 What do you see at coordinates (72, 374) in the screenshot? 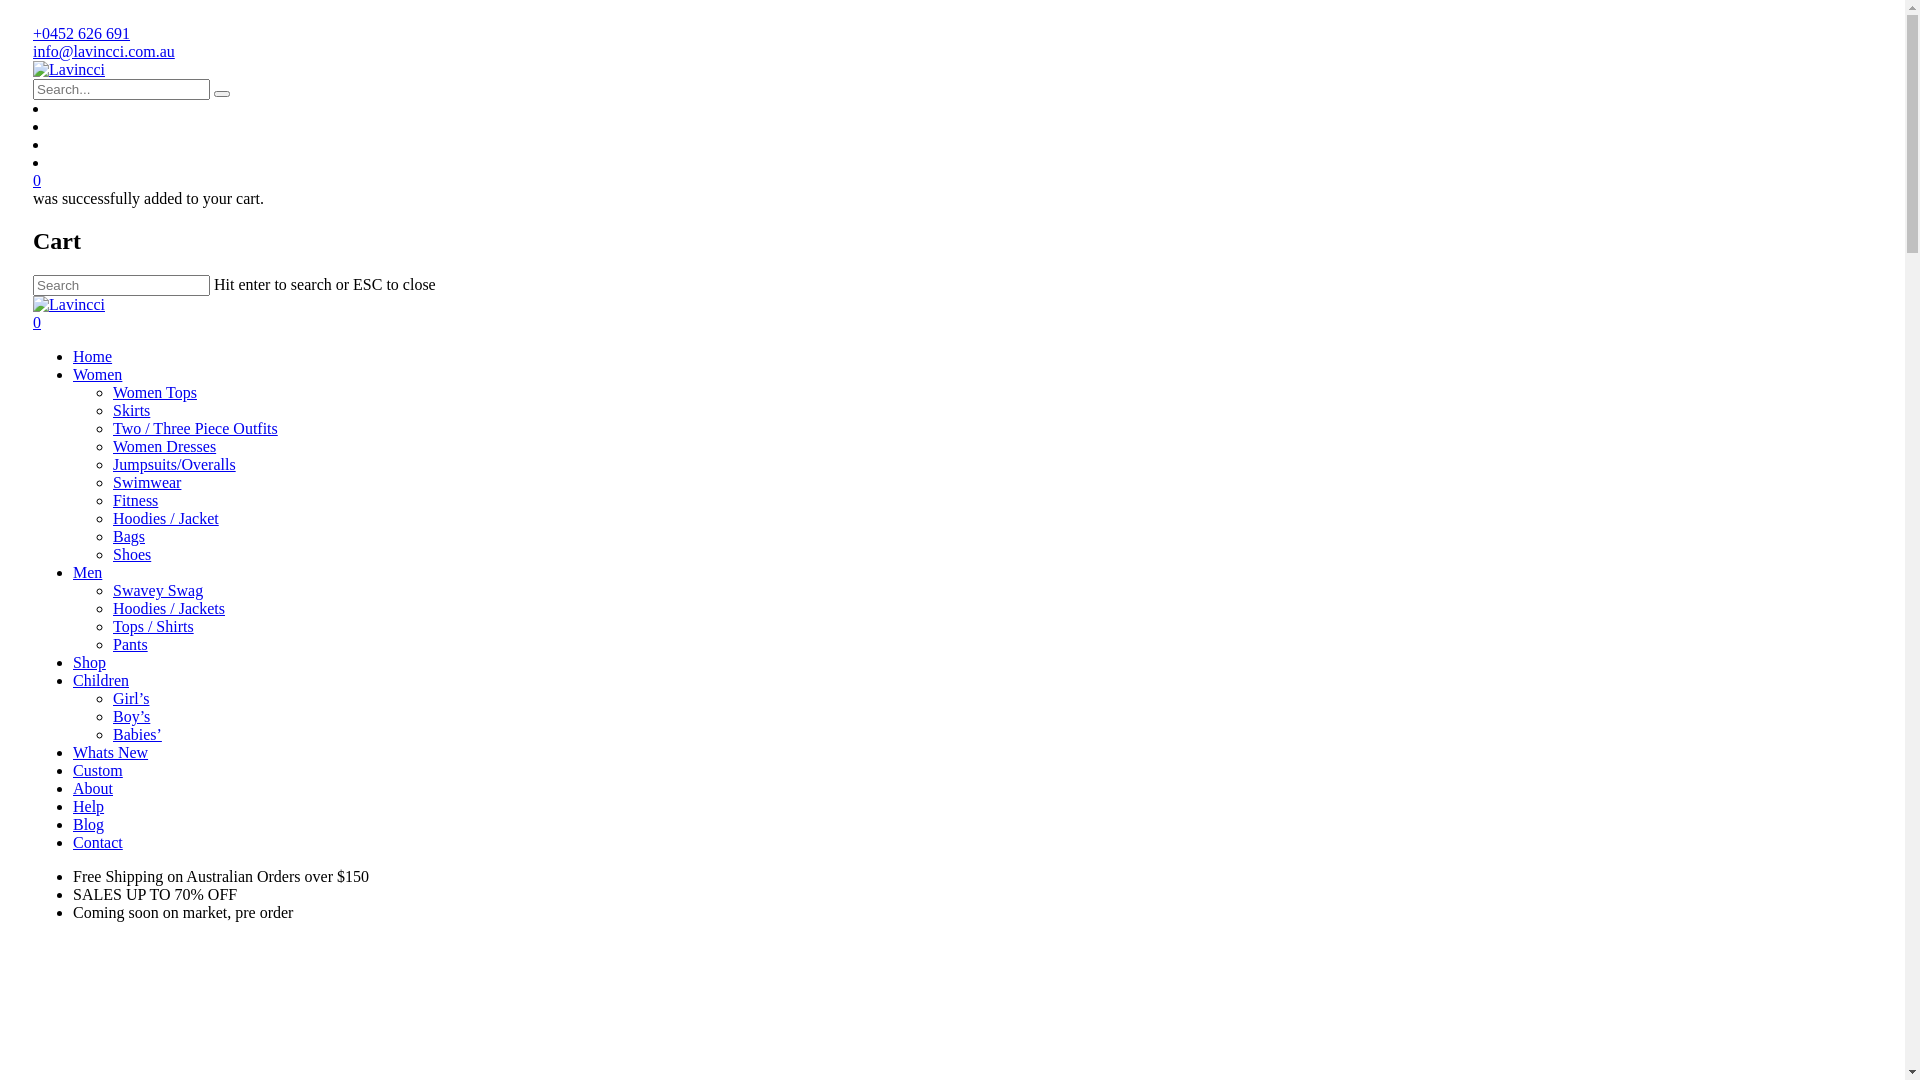
I see `'Women'` at bounding box center [72, 374].